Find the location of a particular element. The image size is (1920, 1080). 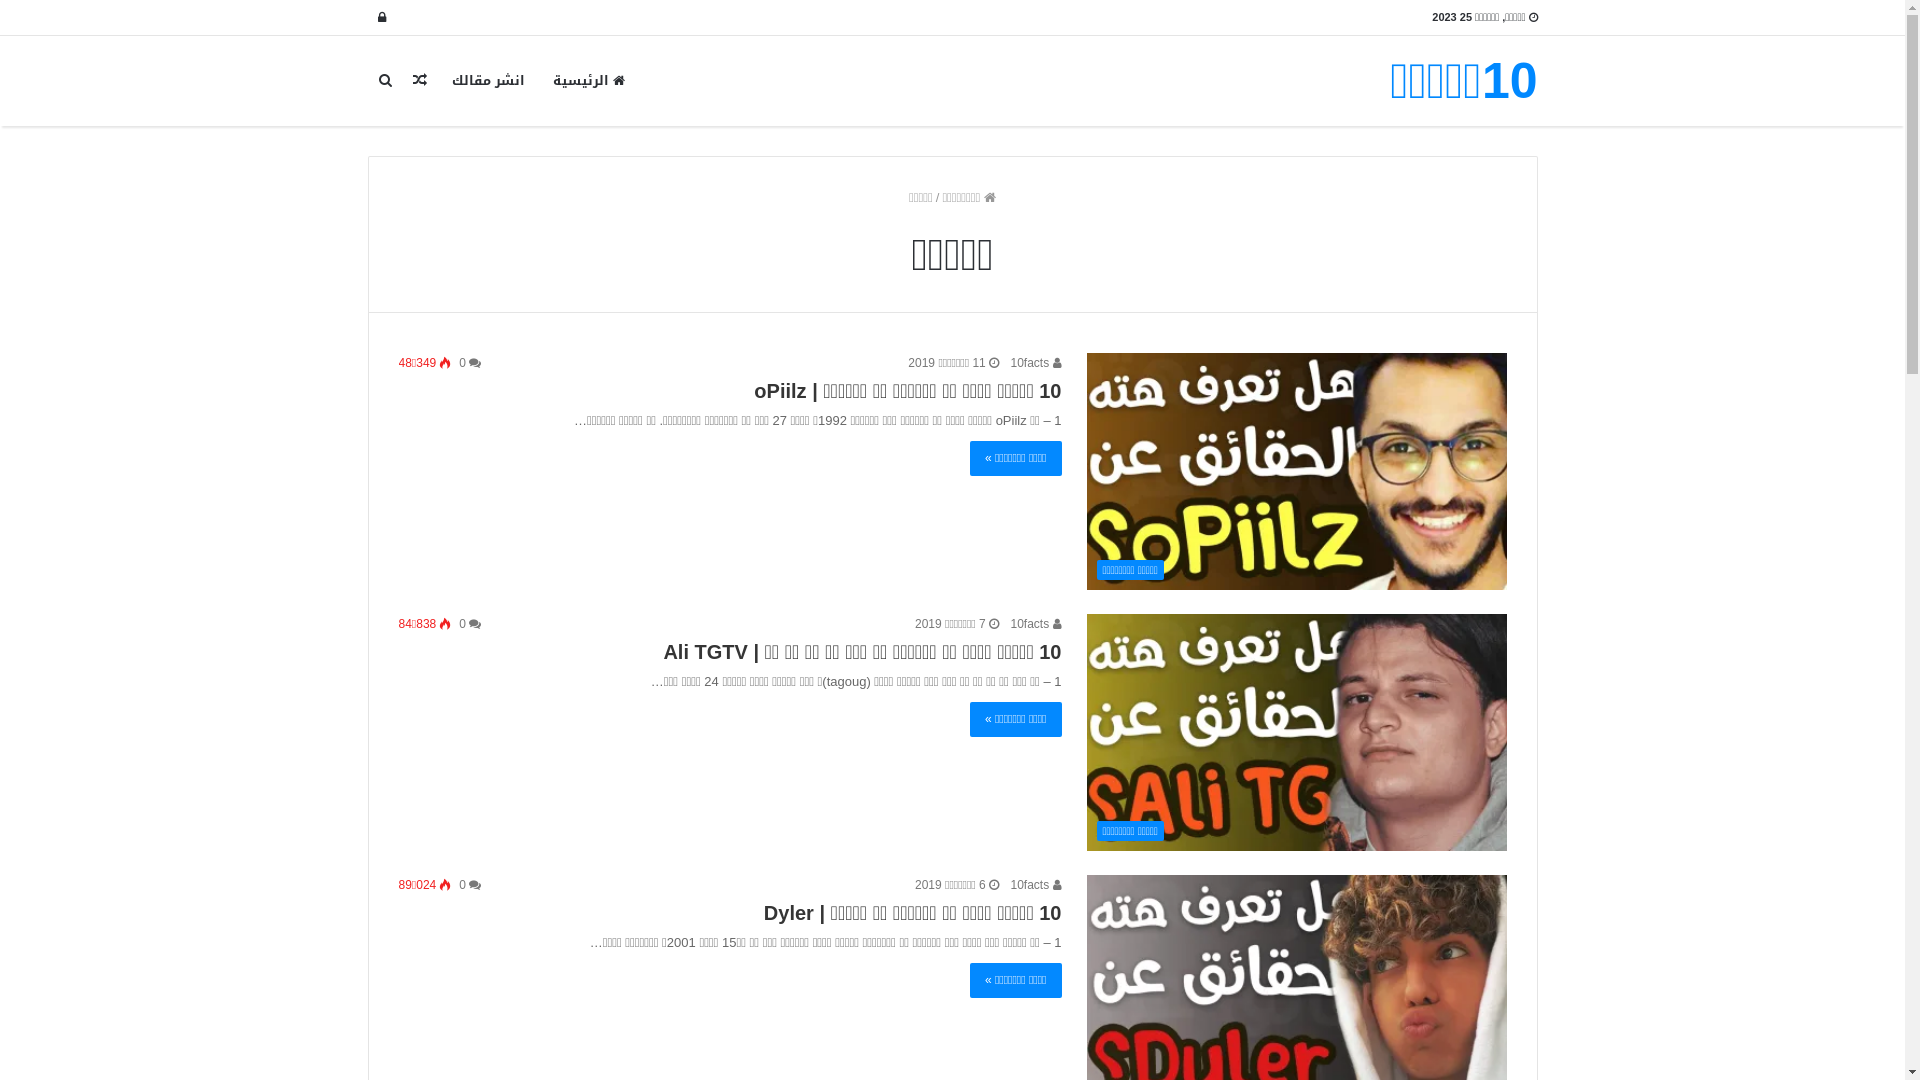

'0' is located at coordinates (458, 362).